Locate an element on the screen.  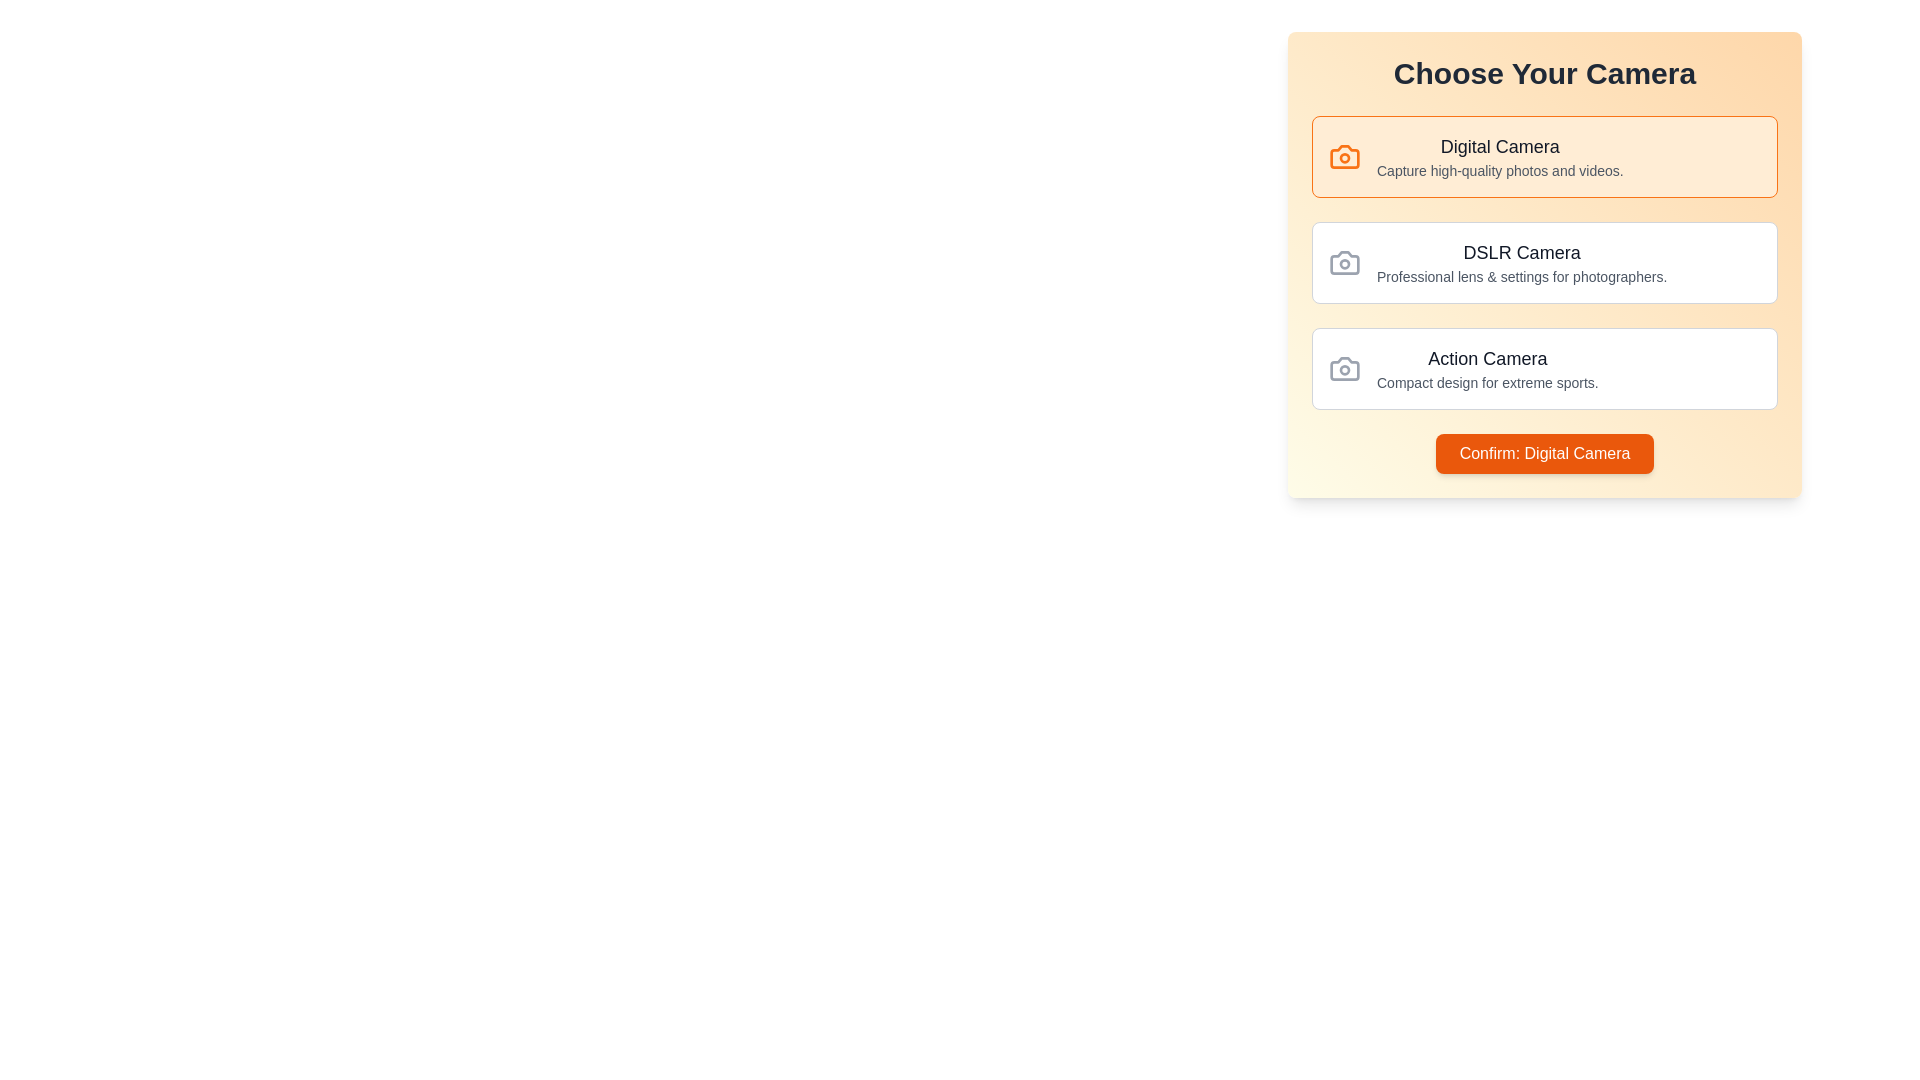
the 'Confirm: Digital Camera' button, which is a horizontally elongated rectangular button with a bold orange background and white text, located at the center of the panel under 'Choose Your Camera.' is located at coordinates (1544, 454).